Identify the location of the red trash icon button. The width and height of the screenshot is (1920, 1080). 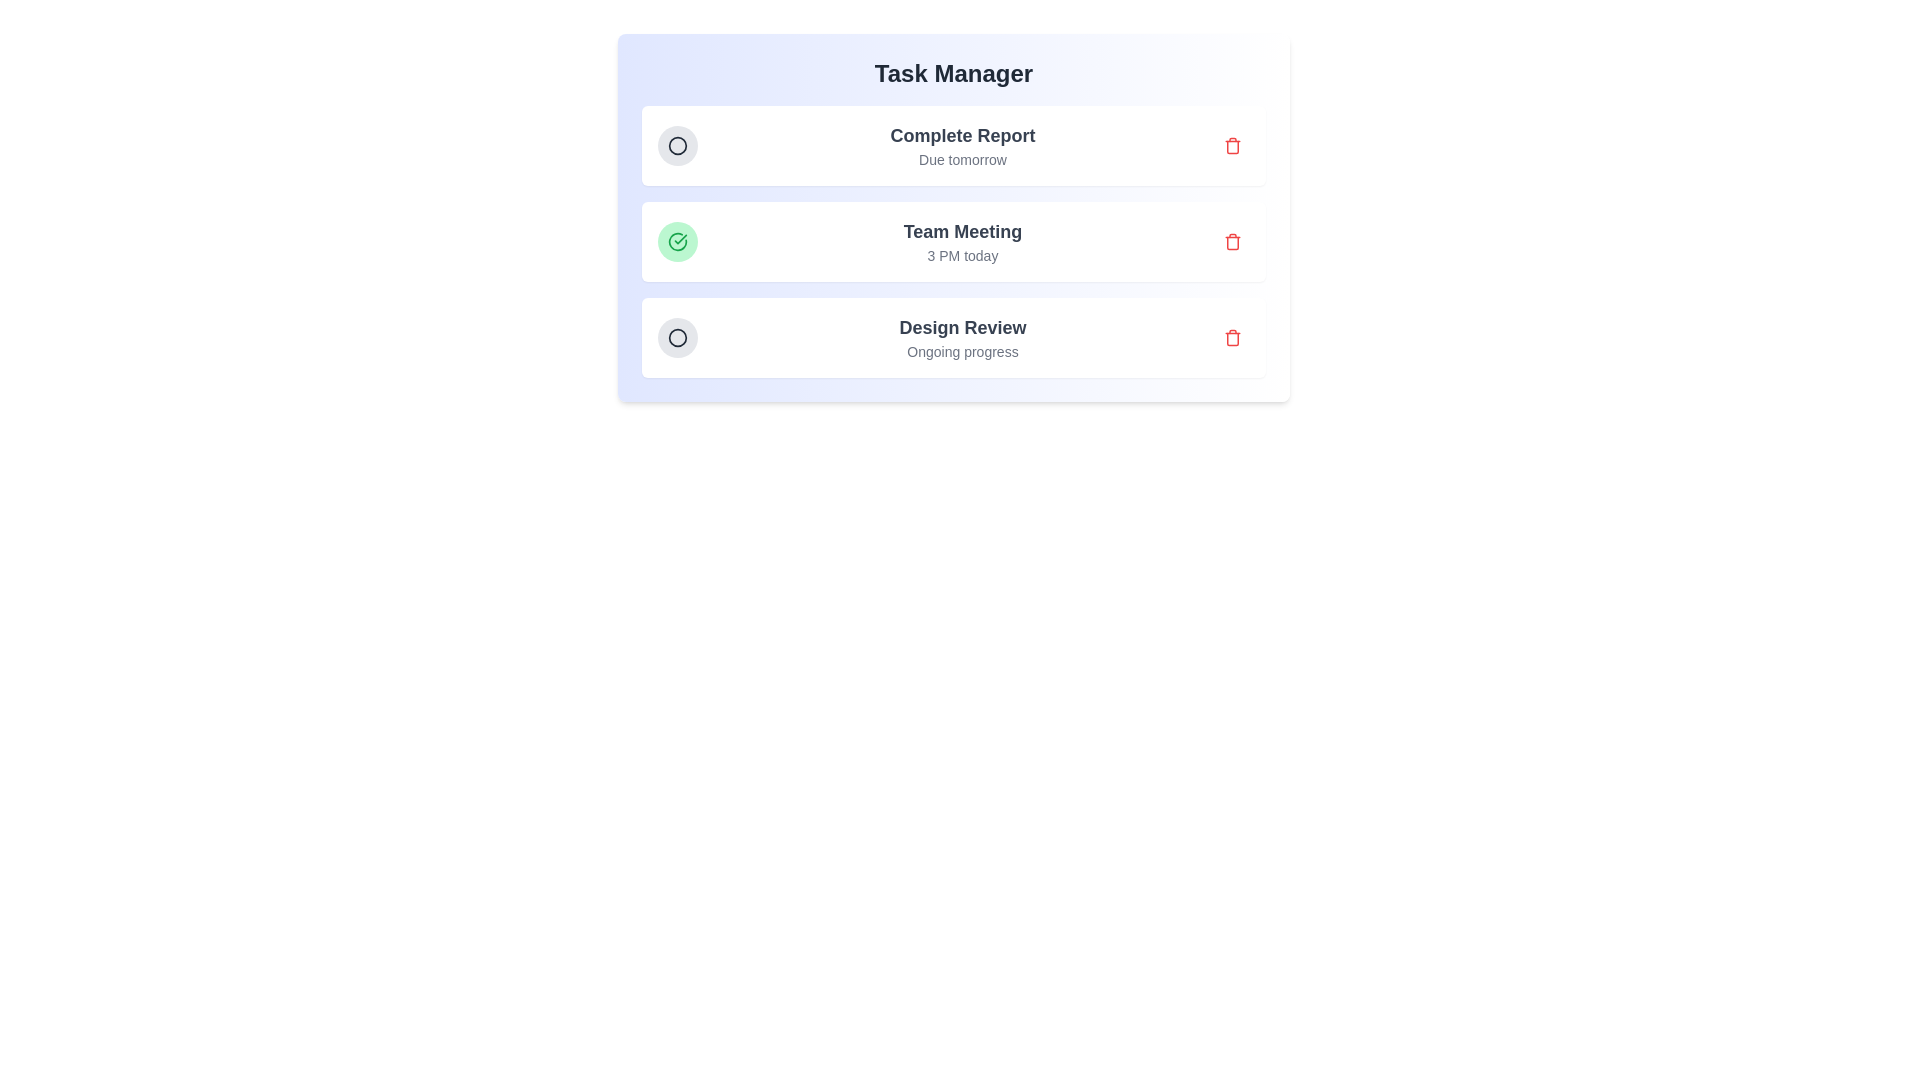
(1232, 145).